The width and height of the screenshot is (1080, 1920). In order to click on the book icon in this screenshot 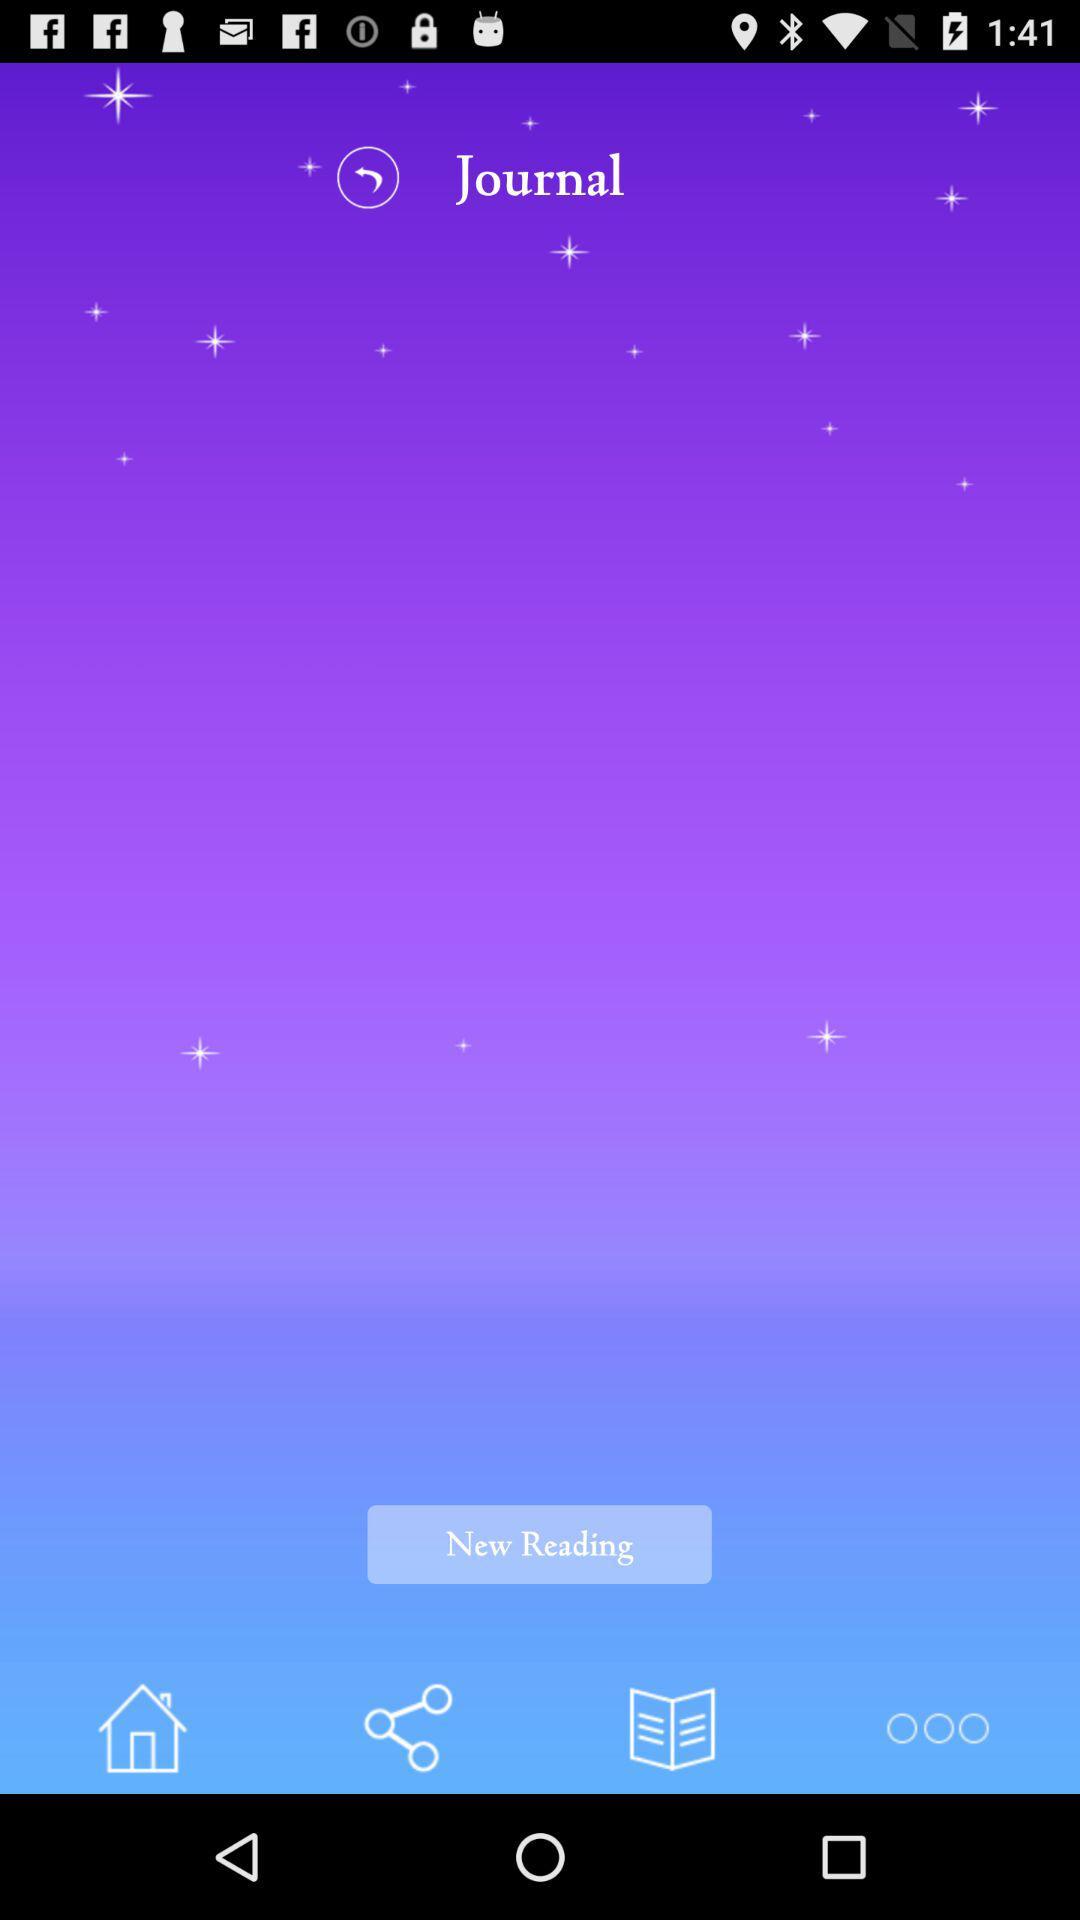, I will do `click(672, 1848)`.